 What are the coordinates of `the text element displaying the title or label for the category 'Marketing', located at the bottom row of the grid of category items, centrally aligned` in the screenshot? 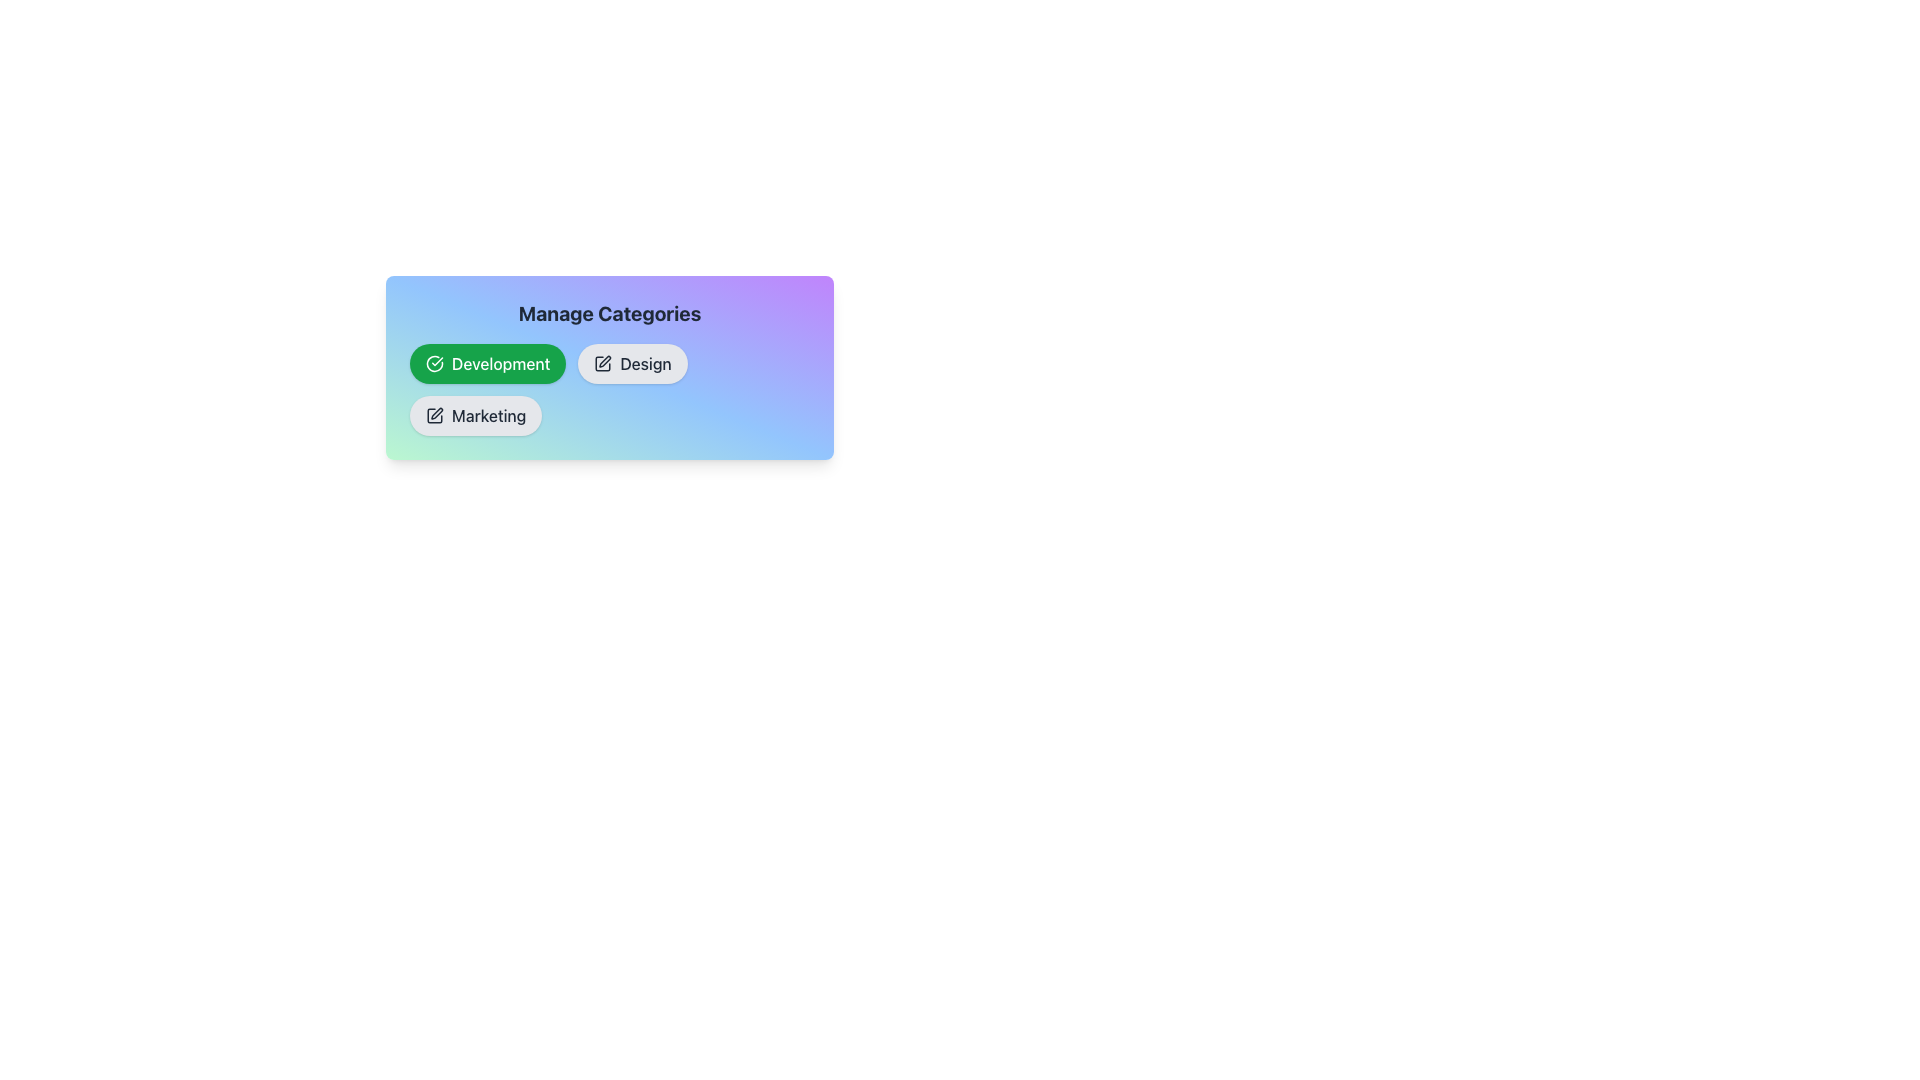 It's located at (489, 415).